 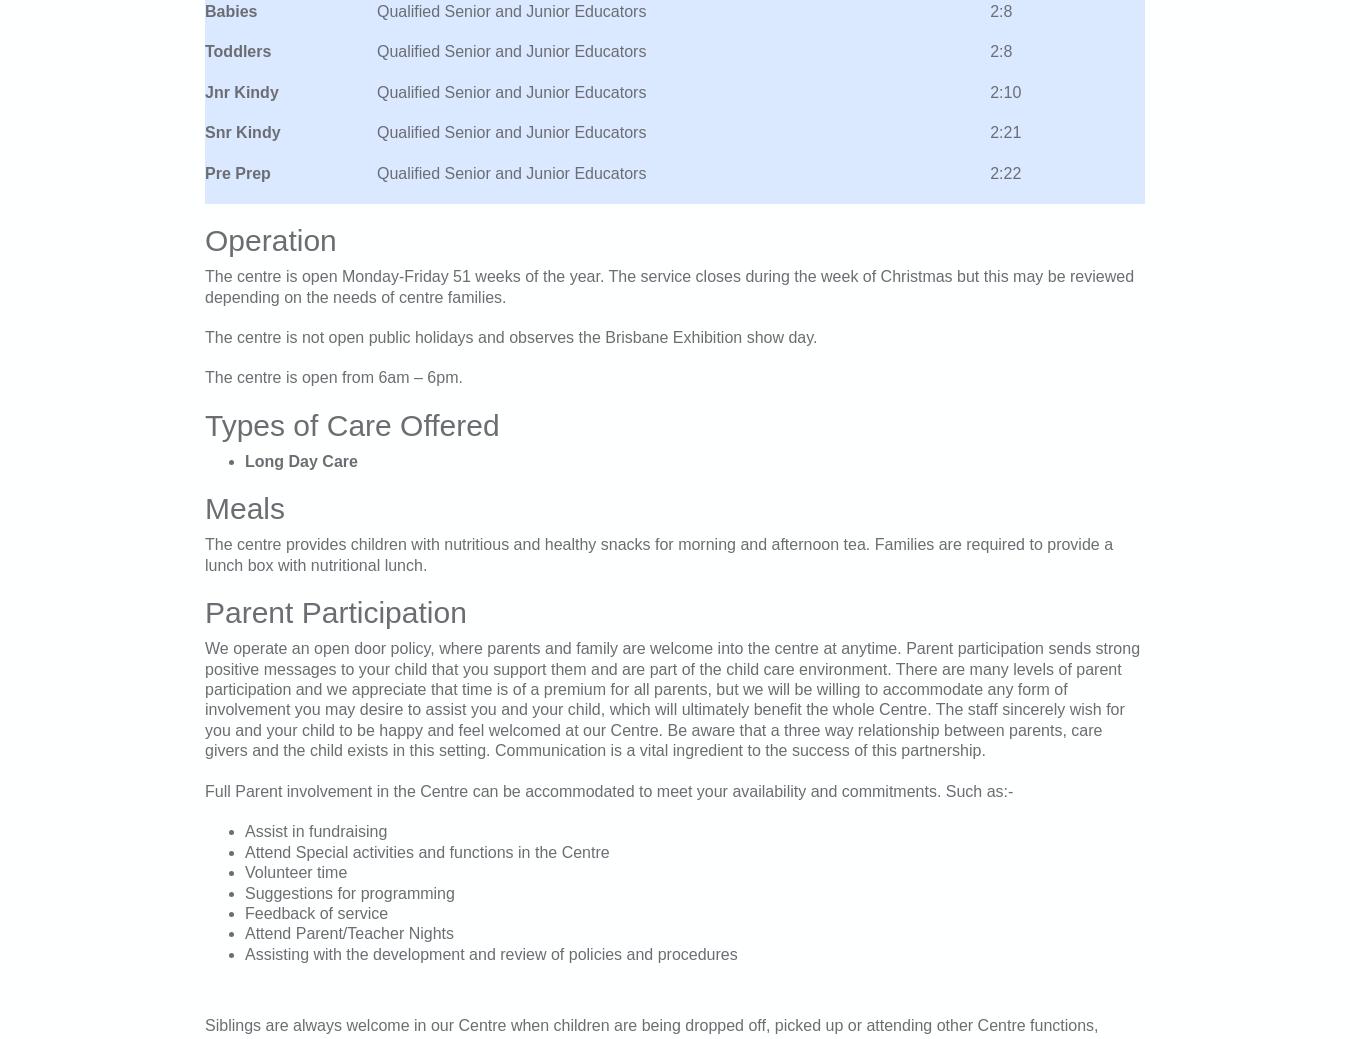 I want to click on 'Suggestions for programming', so click(x=349, y=892).